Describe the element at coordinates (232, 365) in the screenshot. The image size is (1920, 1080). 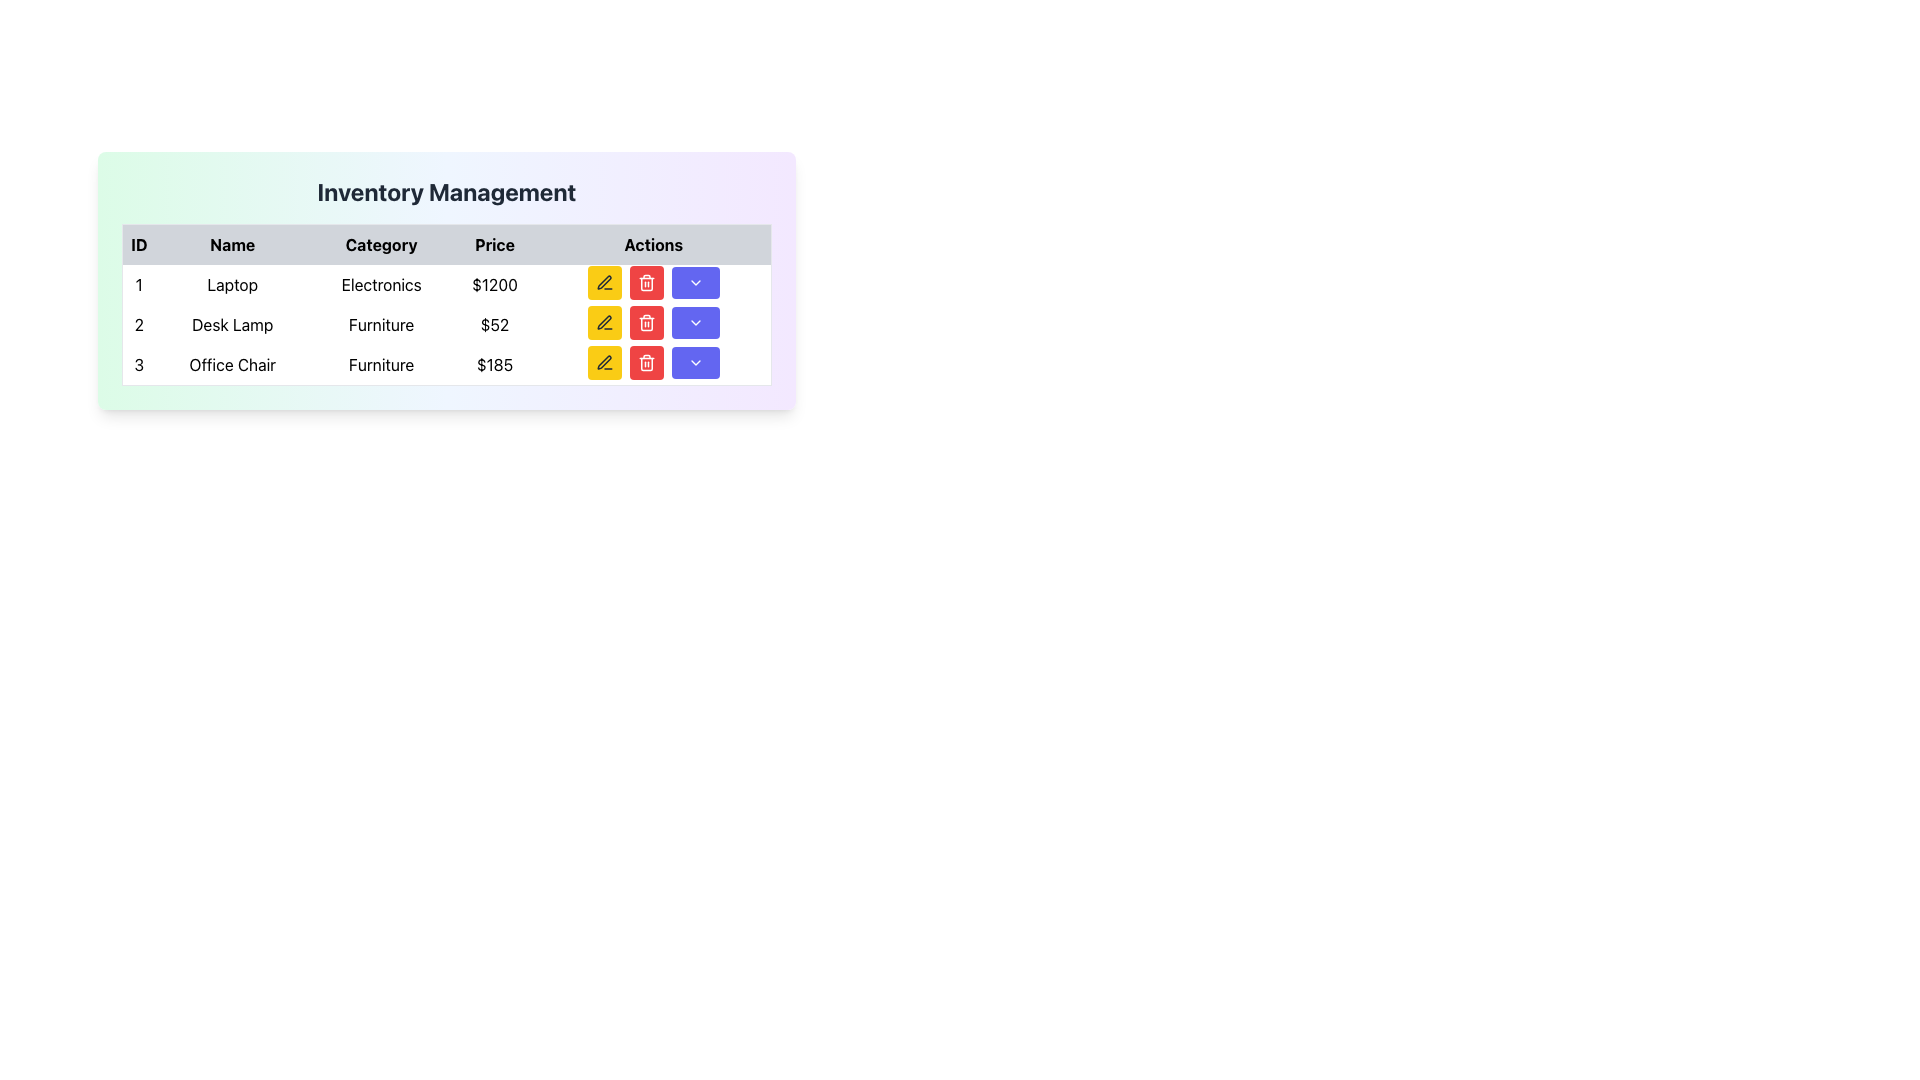
I see `the Table Cell Text in the third row under the header 'Name'` at that location.